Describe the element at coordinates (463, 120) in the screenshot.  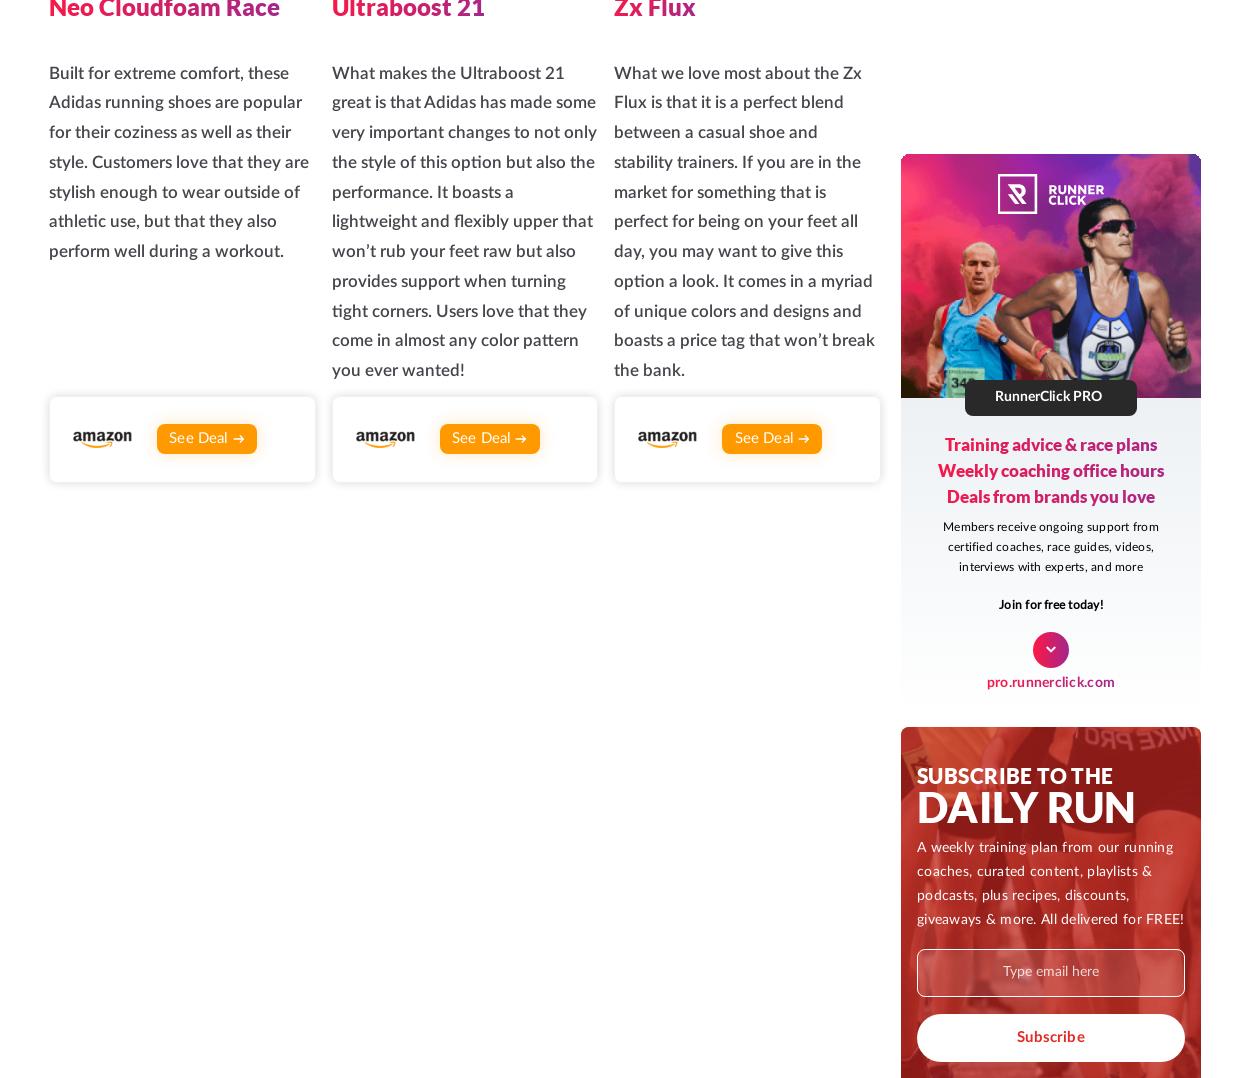
I see `'Join our private, growing community of passionate runners'` at that location.